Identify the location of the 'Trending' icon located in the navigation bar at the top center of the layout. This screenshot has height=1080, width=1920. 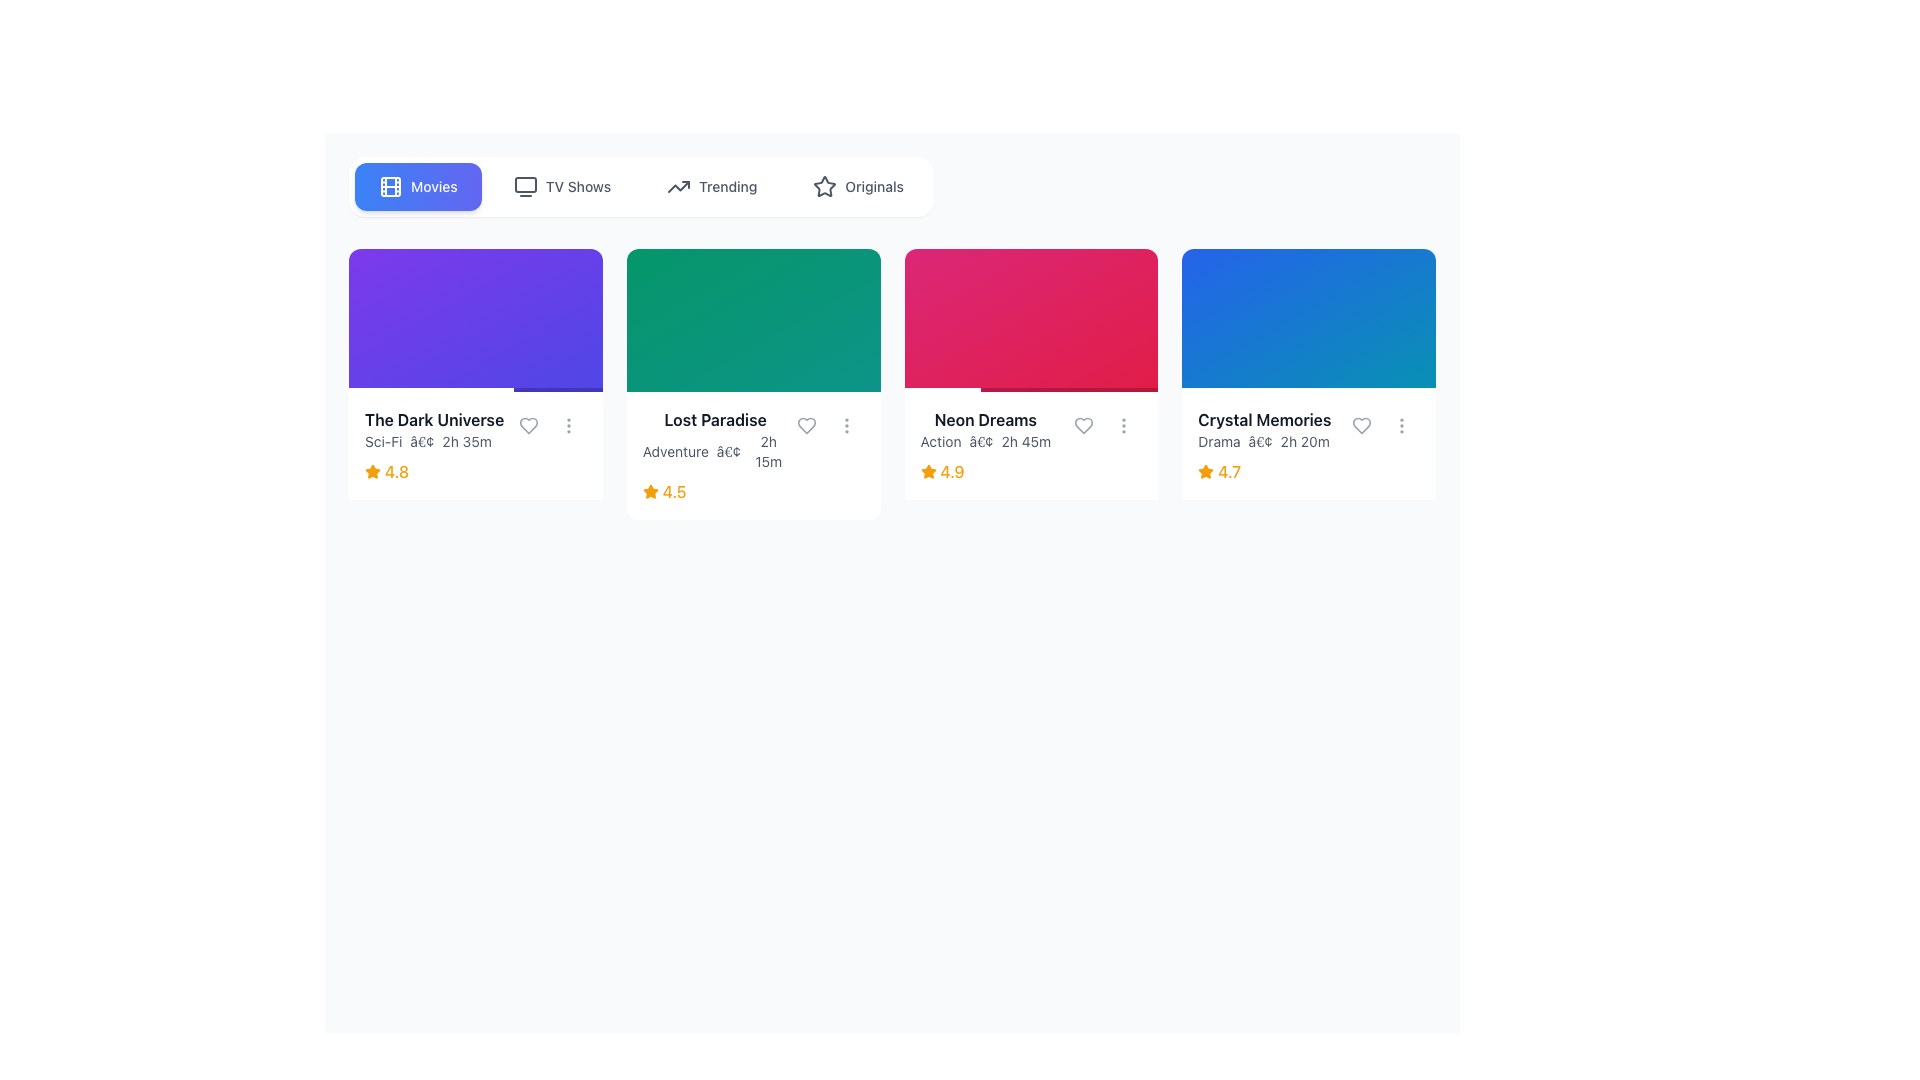
(679, 186).